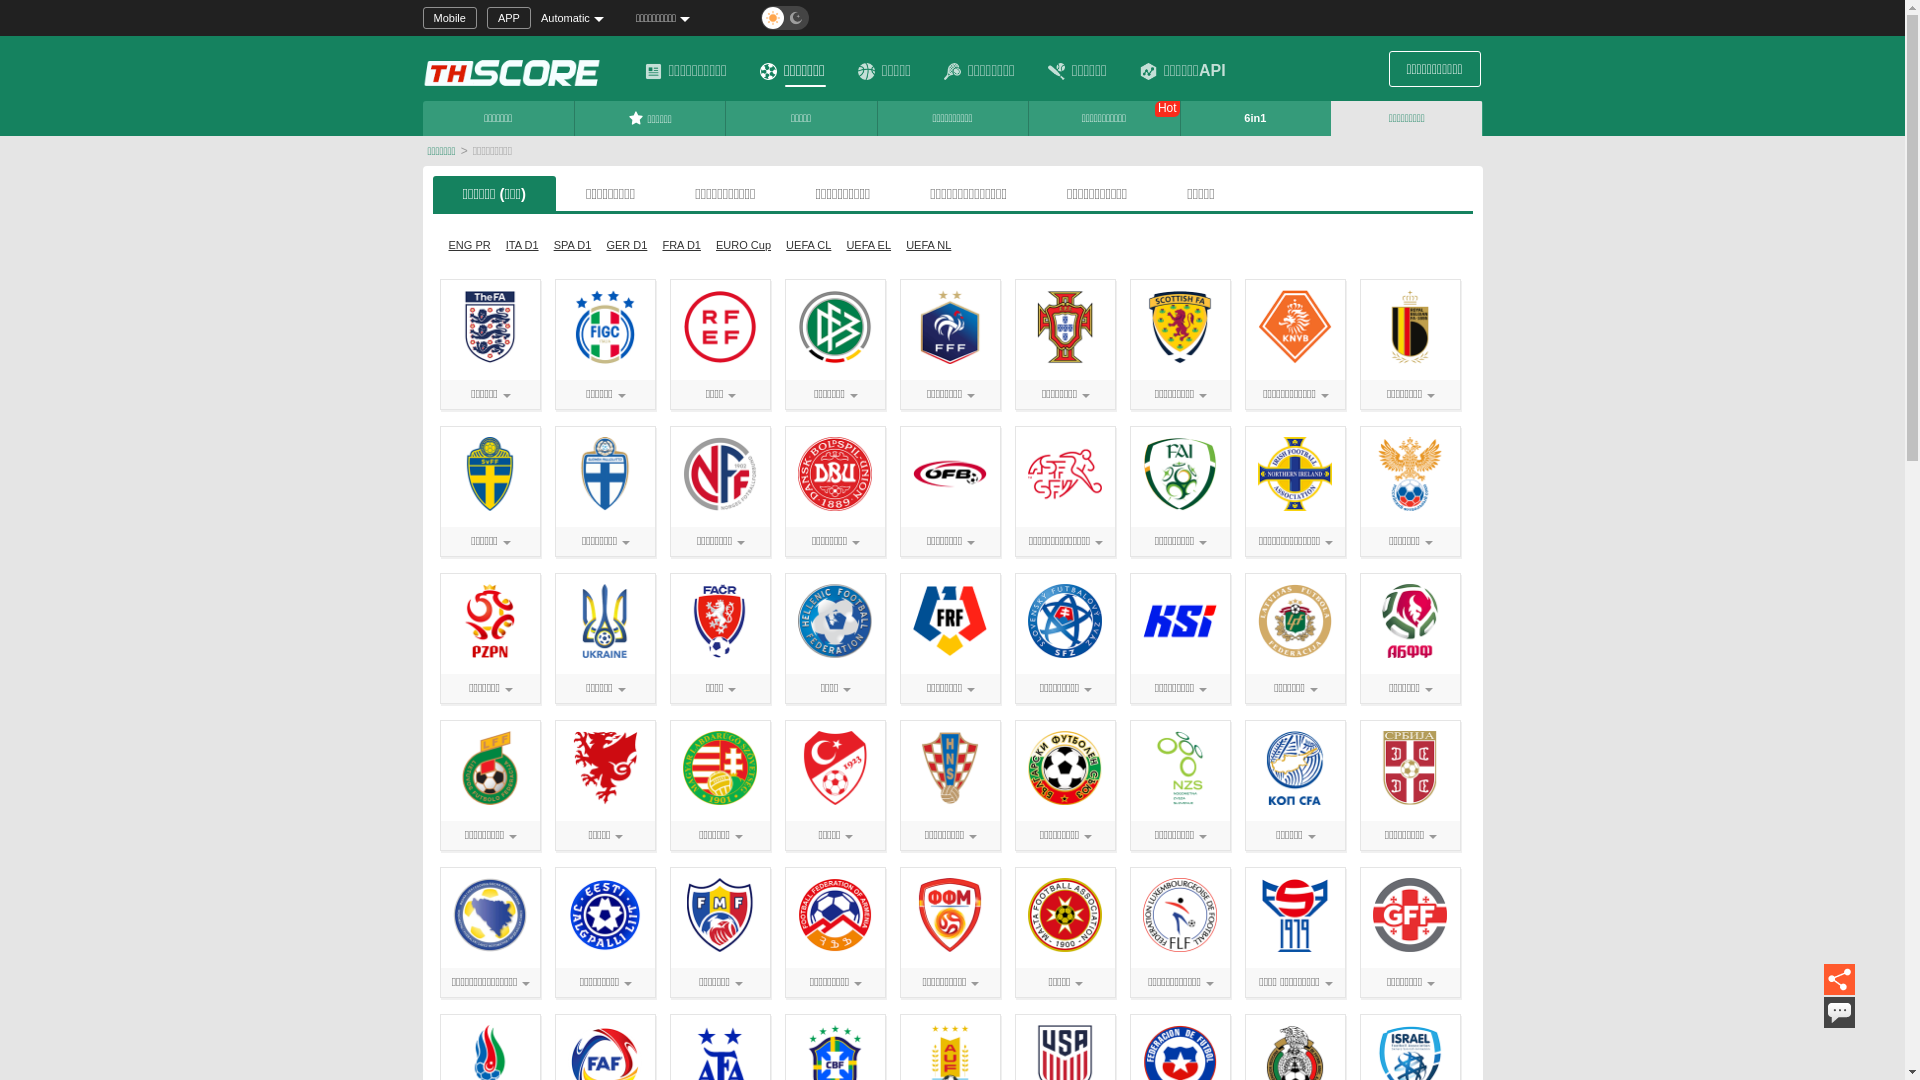 The image size is (1920, 1080). I want to click on 'UEFA CL', so click(808, 244).